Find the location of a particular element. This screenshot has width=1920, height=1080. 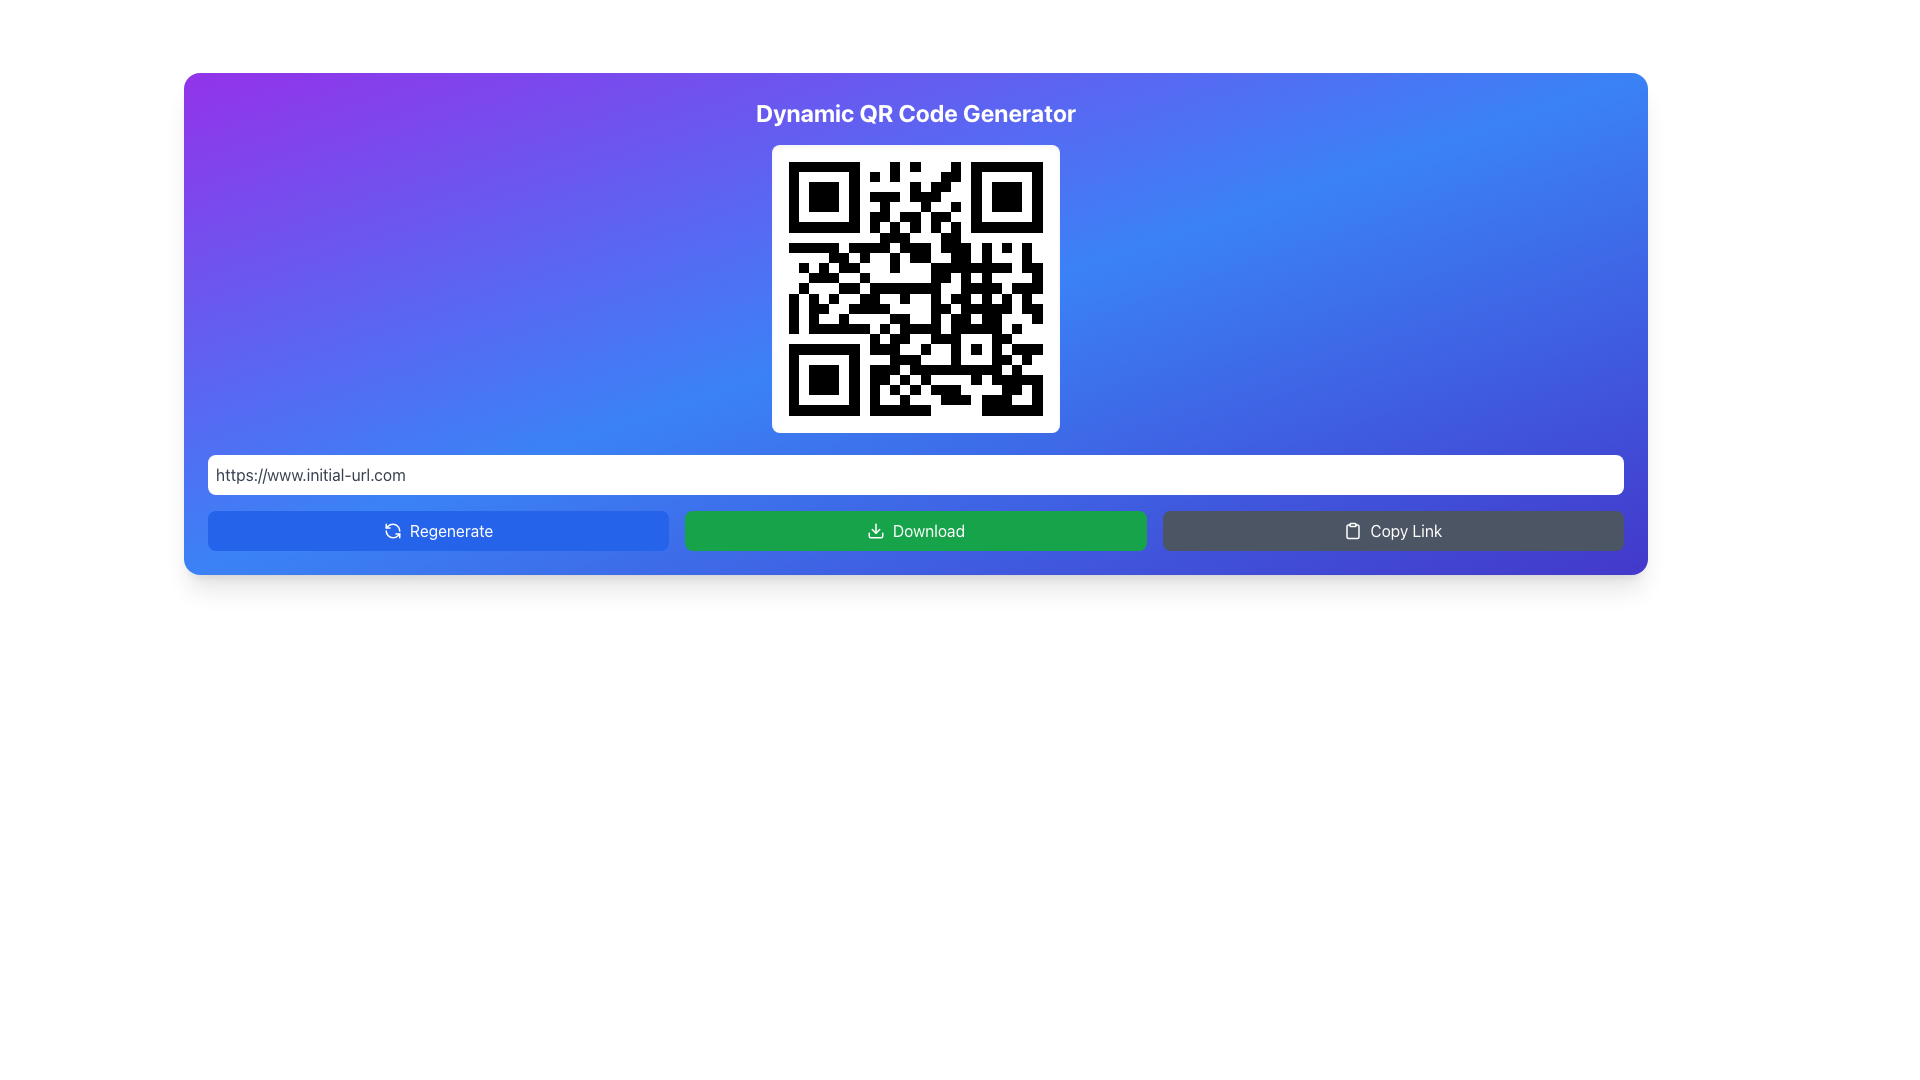

the green 'Download' button located centrally below the QR code and URL text box to initiate the download is located at coordinates (915, 530).